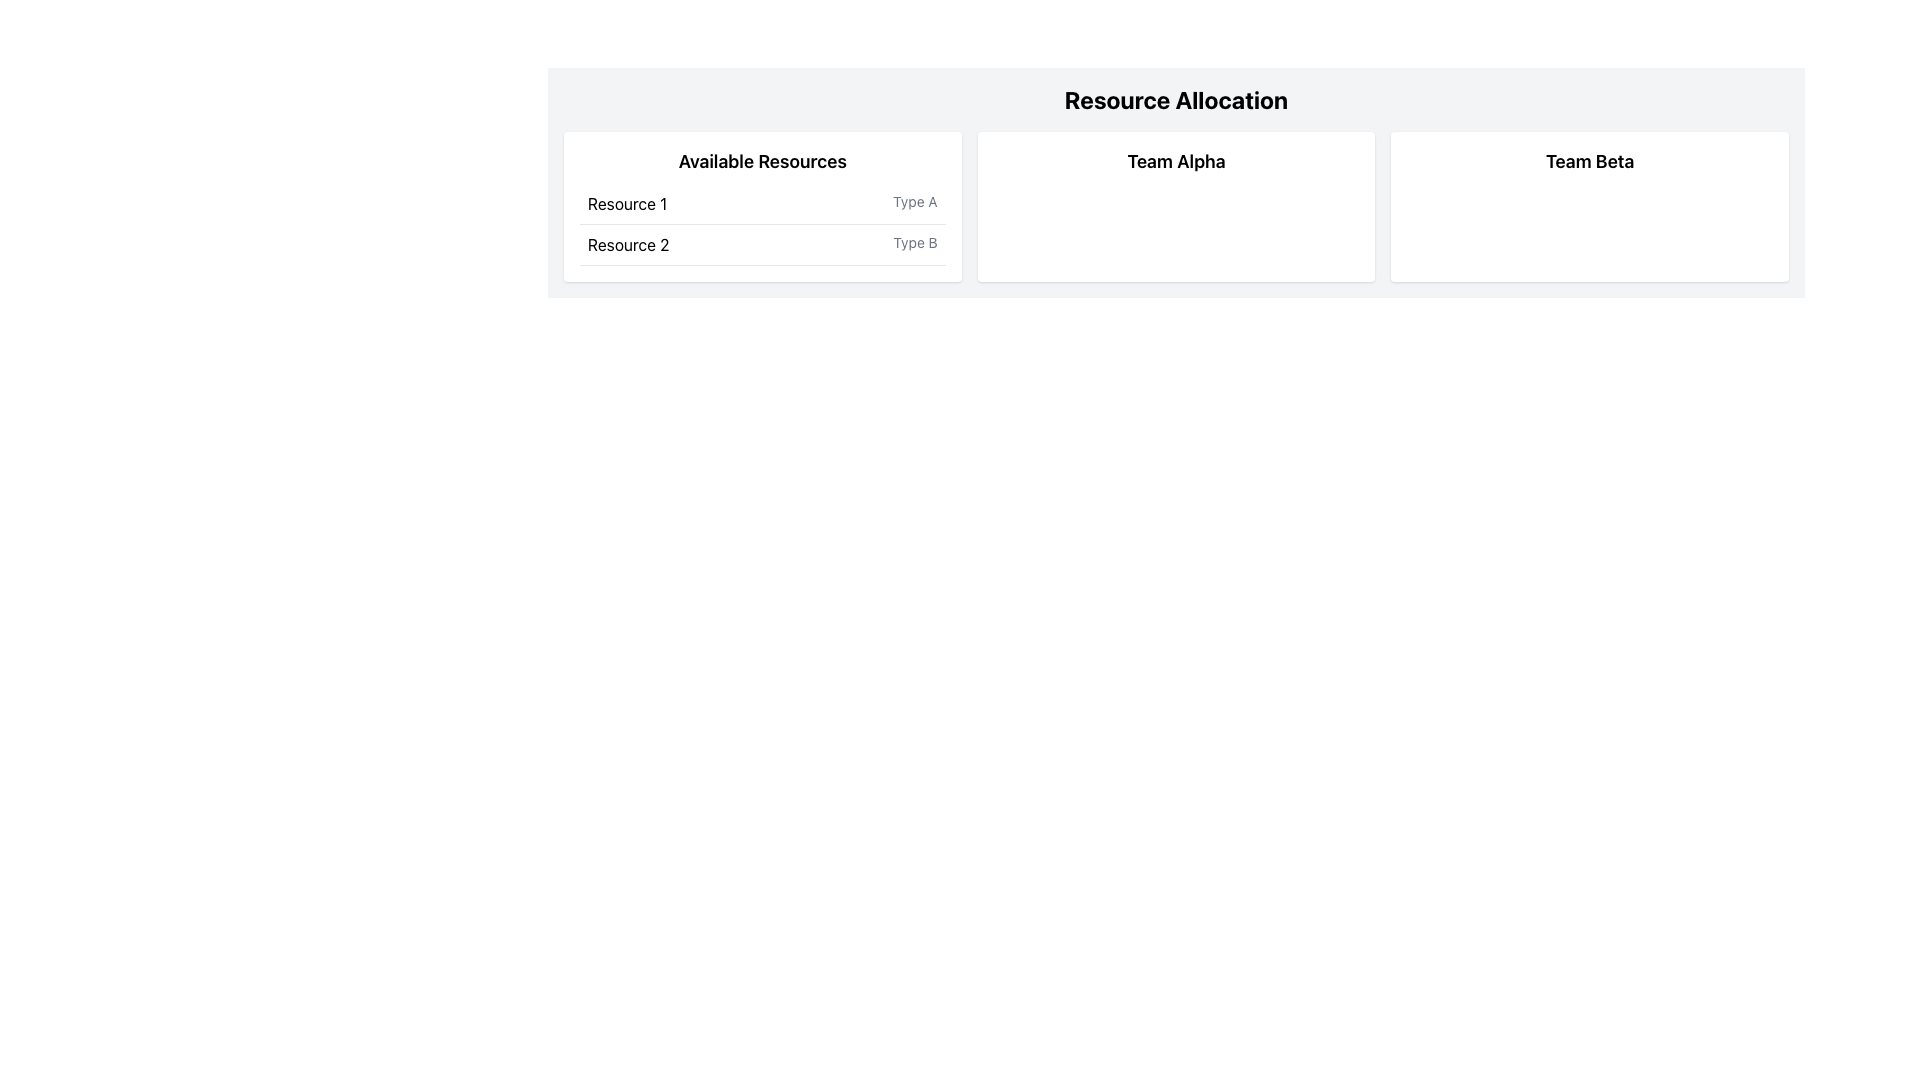  What do you see at coordinates (1589, 207) in the screenshot?
I see `the 'Team Beta' card, which is the third card in a horizontal arrangement under the 'Resource Allocation' section` at bounding box center [1589, 207].